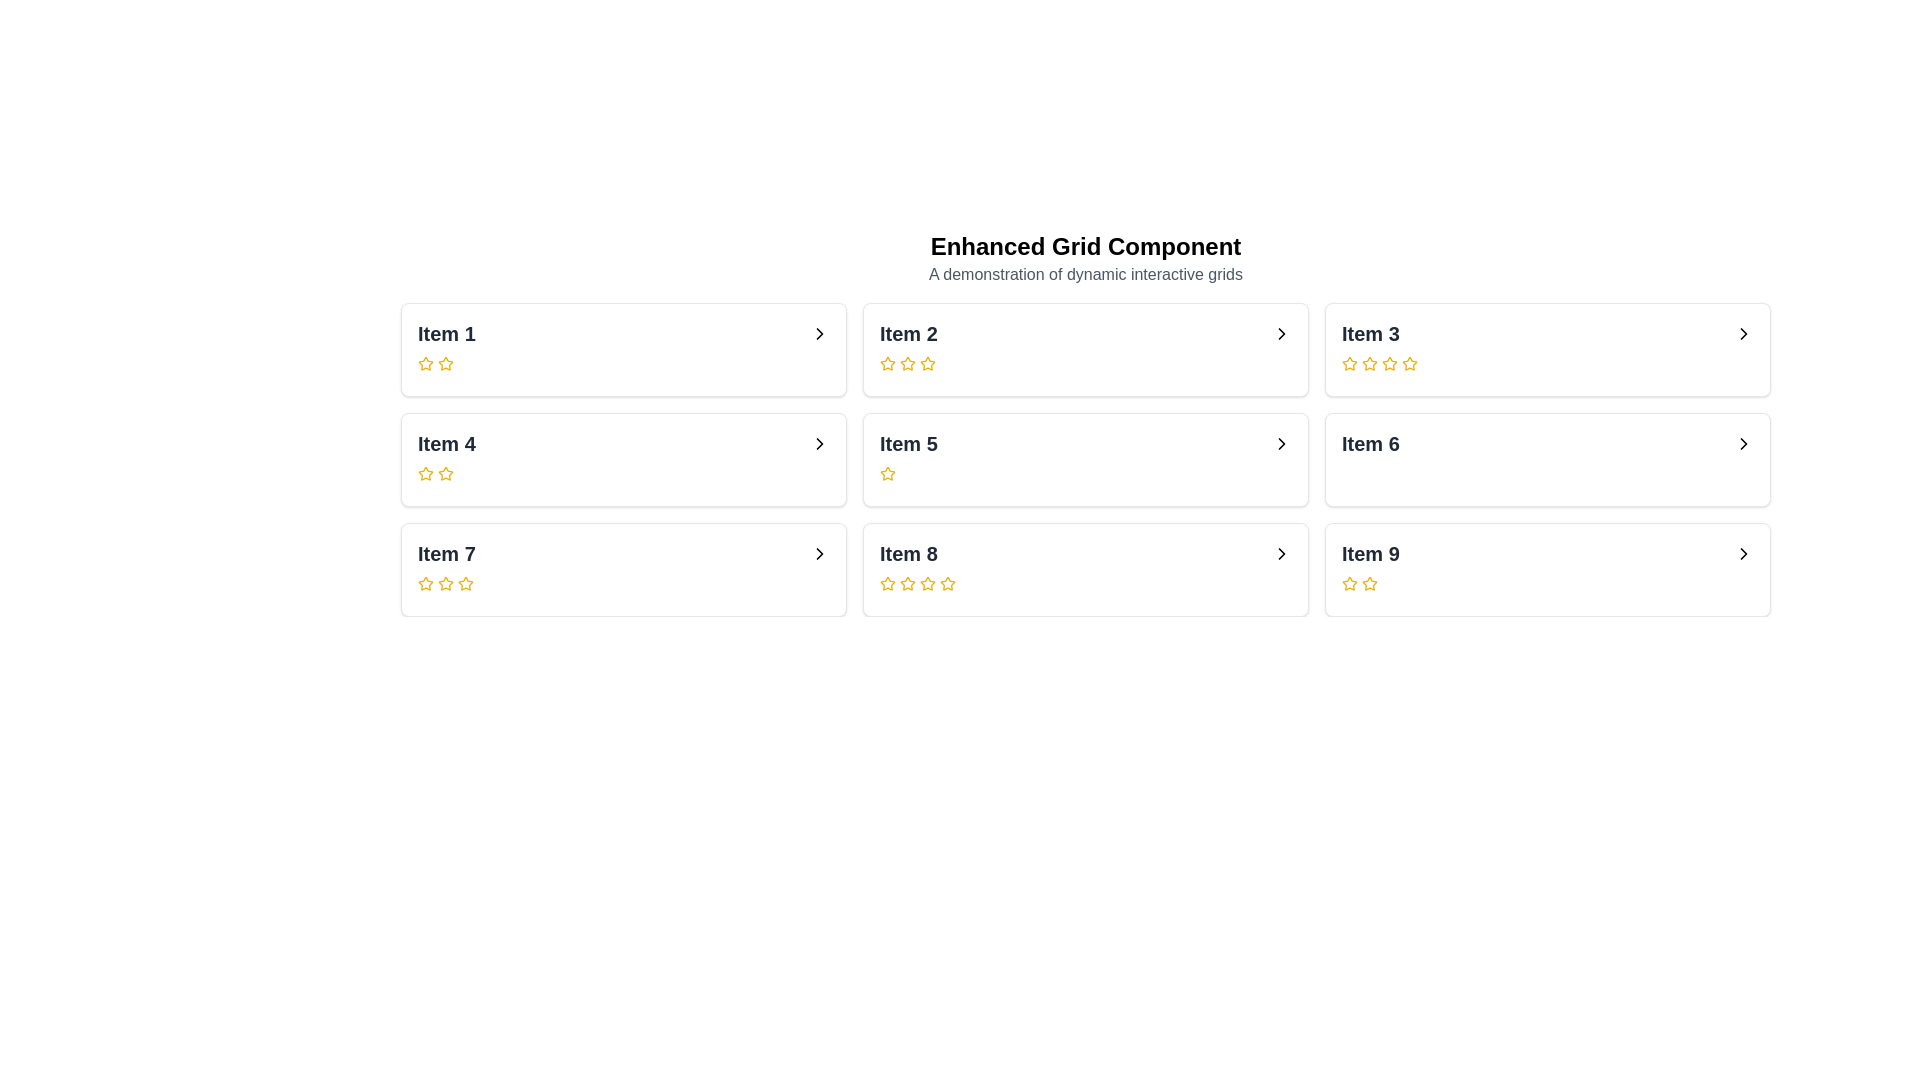  What do you see at coordinates (887, 473) in the screenshot?
I see `the highlighted yellow star icon in the rating row under 'Item 5'` at bounding box center [887, 473].